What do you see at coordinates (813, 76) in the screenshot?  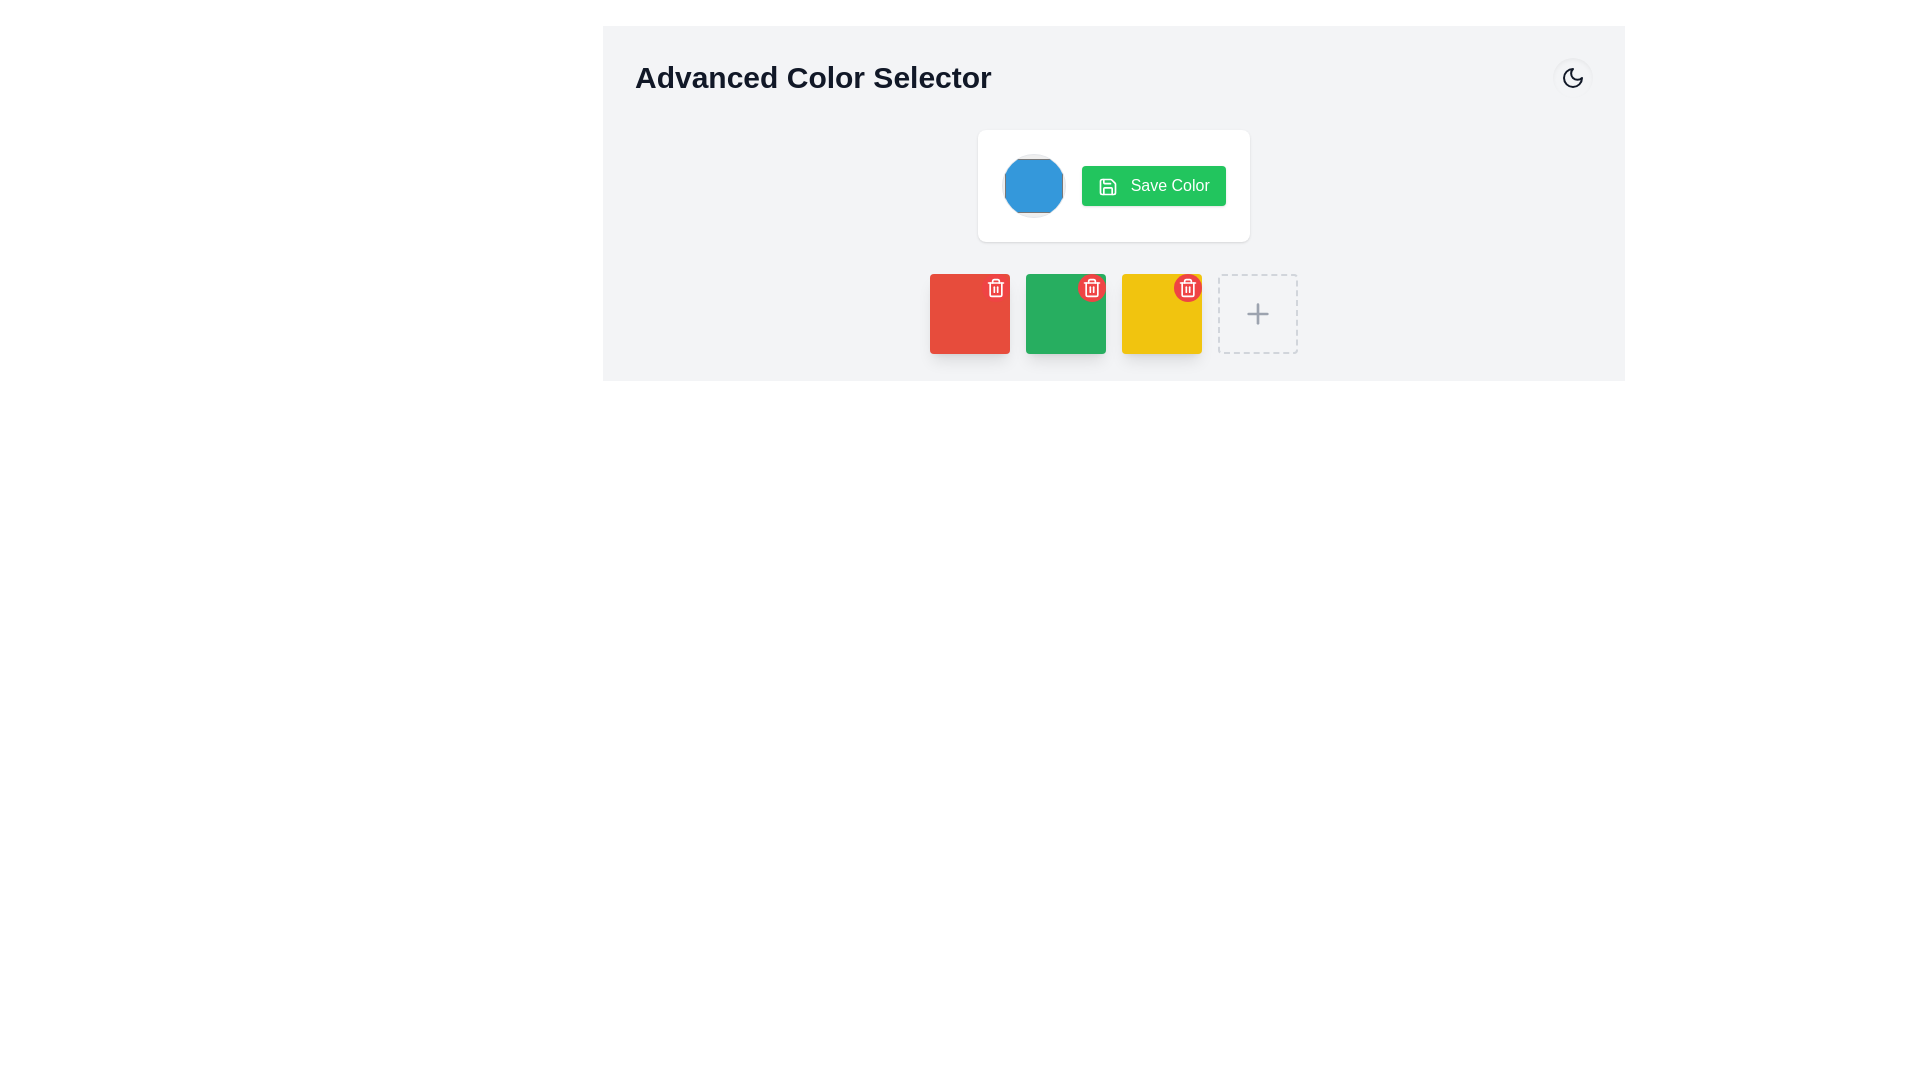 I see `bold text label displaying 'Advanced Color Selector' located at the top-left area of the application layout` at bounding box center [813, 76].